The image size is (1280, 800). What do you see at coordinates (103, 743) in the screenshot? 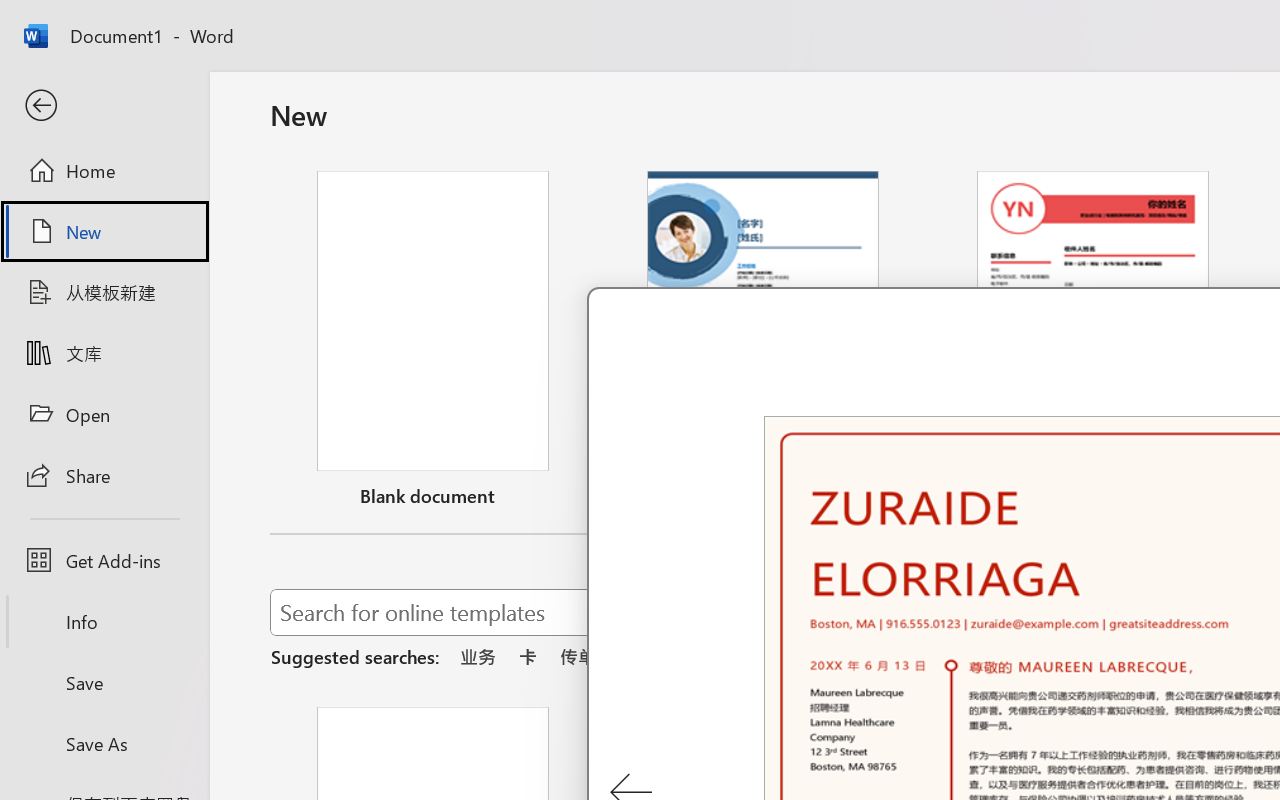
I see `'Save As'` at bounding box center [103, 743].